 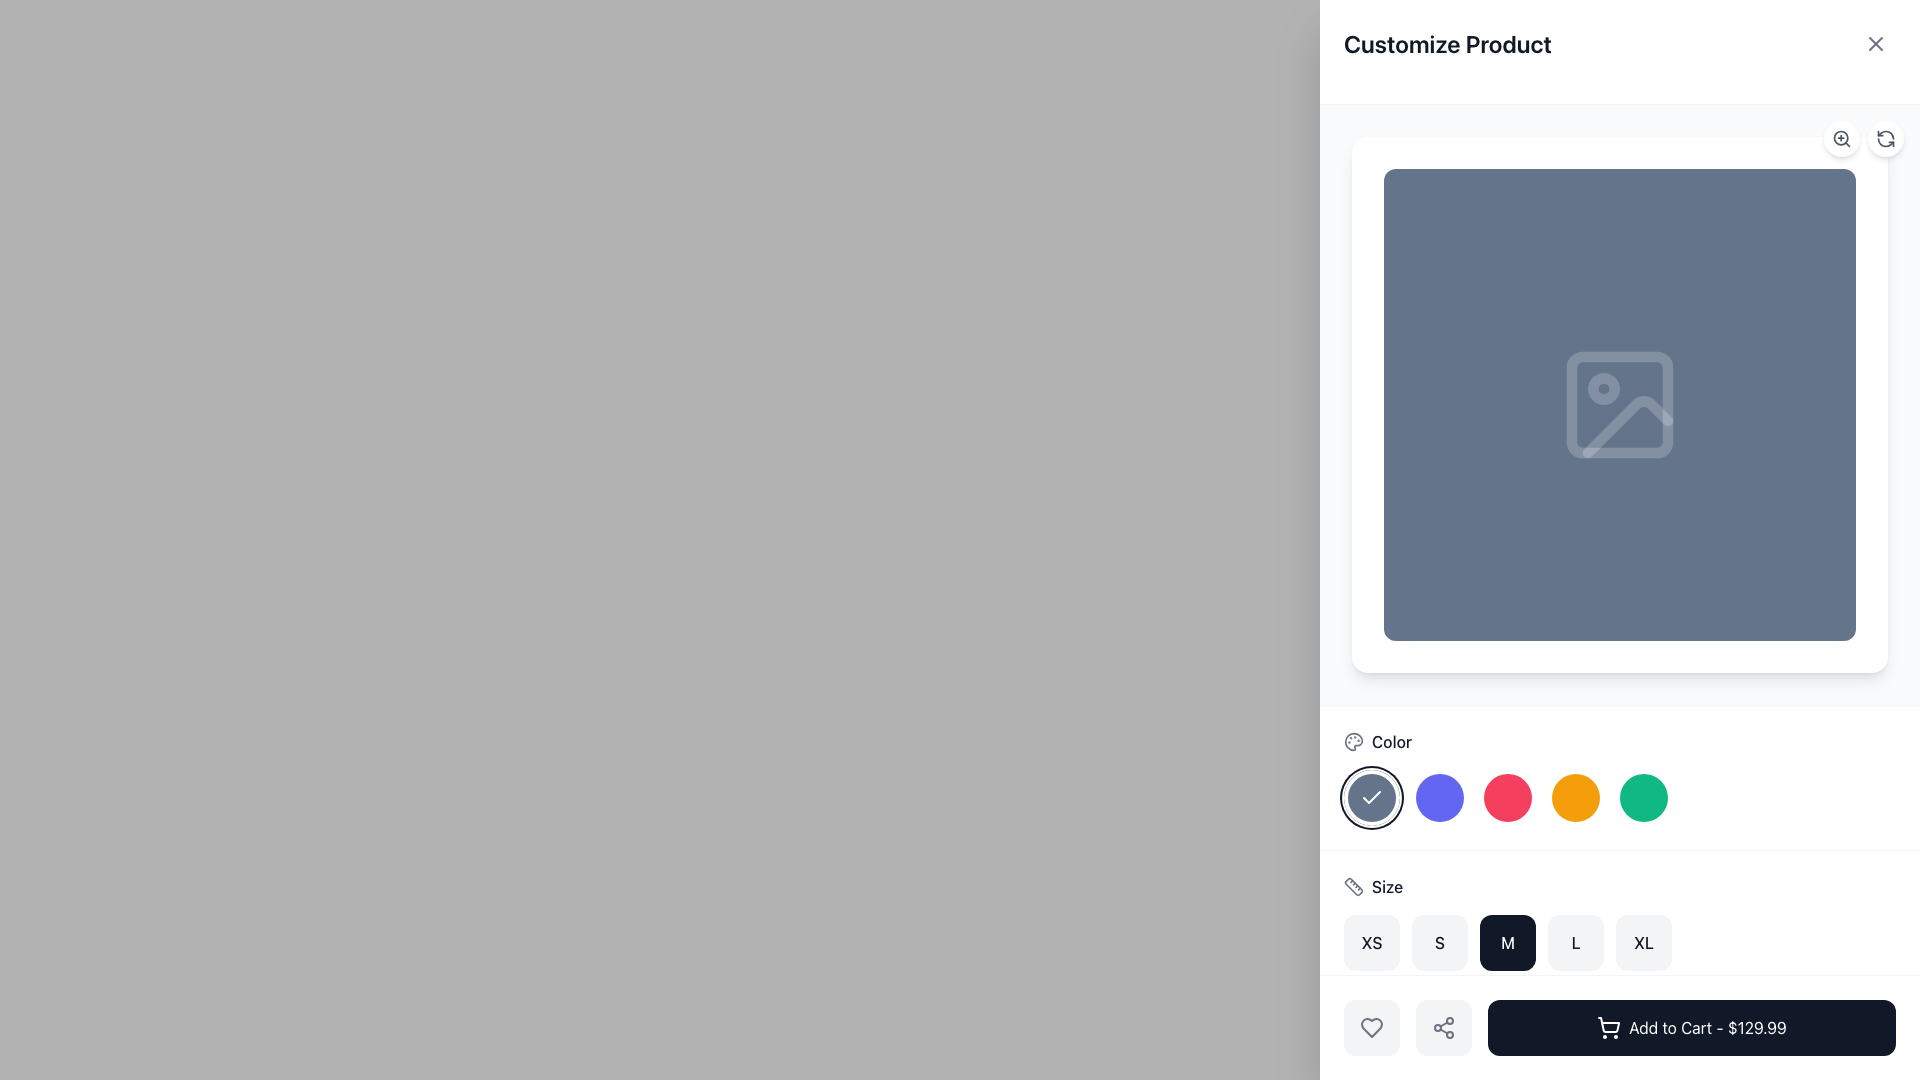 I want to click on the third selectable color option circle, which has a solid rose color fill and is located in the color selection section below the image area, so click(x=1507, y=797).